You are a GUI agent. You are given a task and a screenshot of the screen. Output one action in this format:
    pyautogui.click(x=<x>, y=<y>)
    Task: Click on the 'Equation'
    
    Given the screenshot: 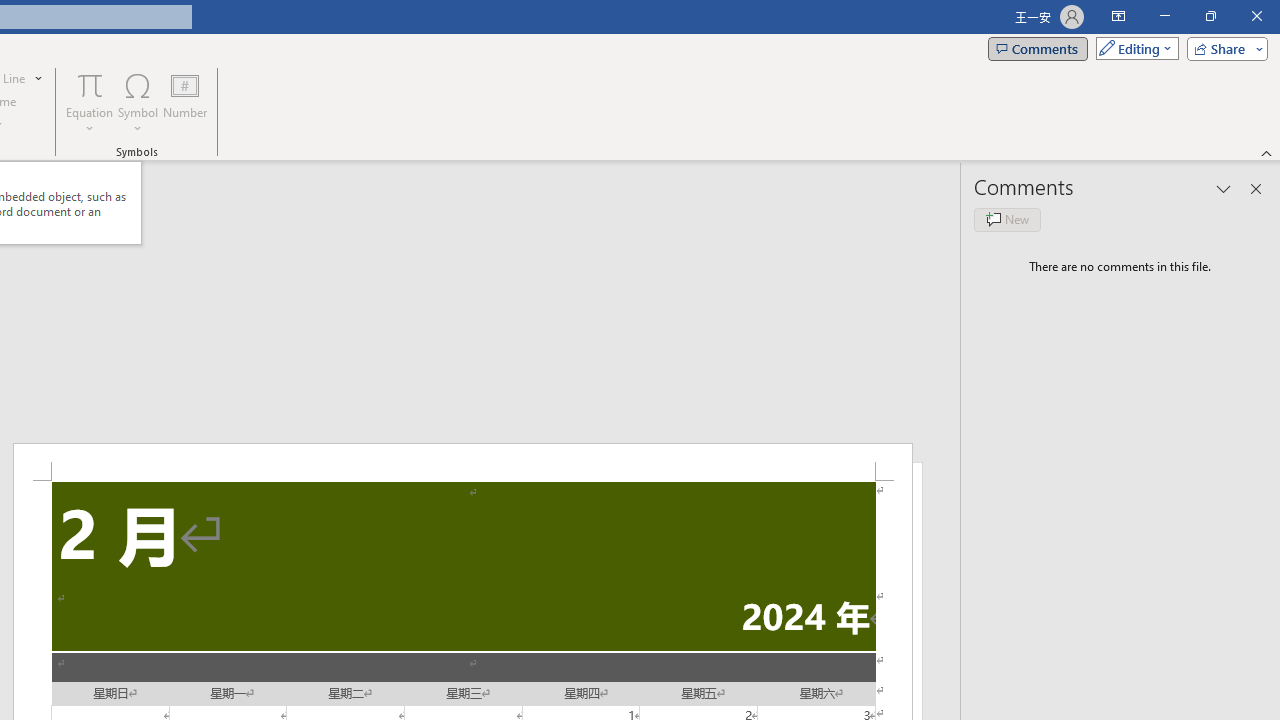 What is the action you would take?
    pyautogui.click(x=89, y=84)
    